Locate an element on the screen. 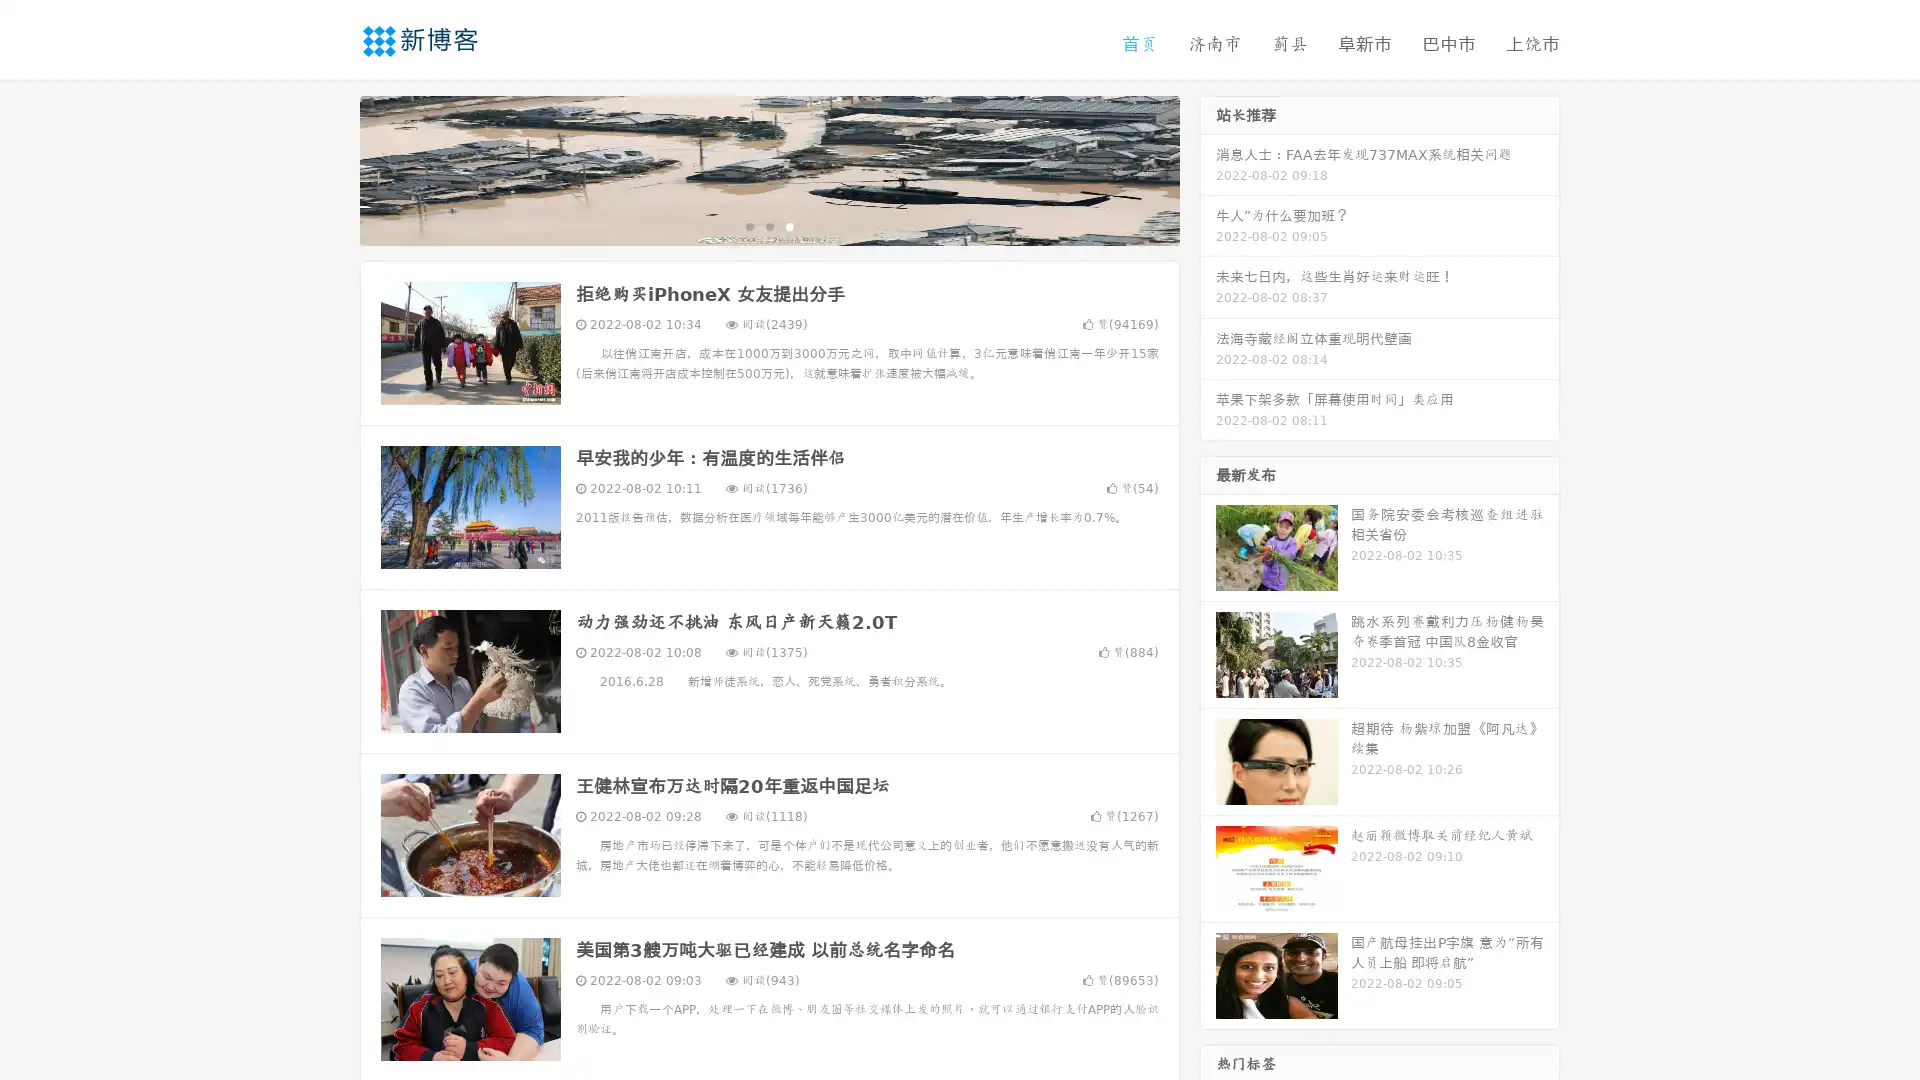  Previous slide is located at coordinates (330, 168).